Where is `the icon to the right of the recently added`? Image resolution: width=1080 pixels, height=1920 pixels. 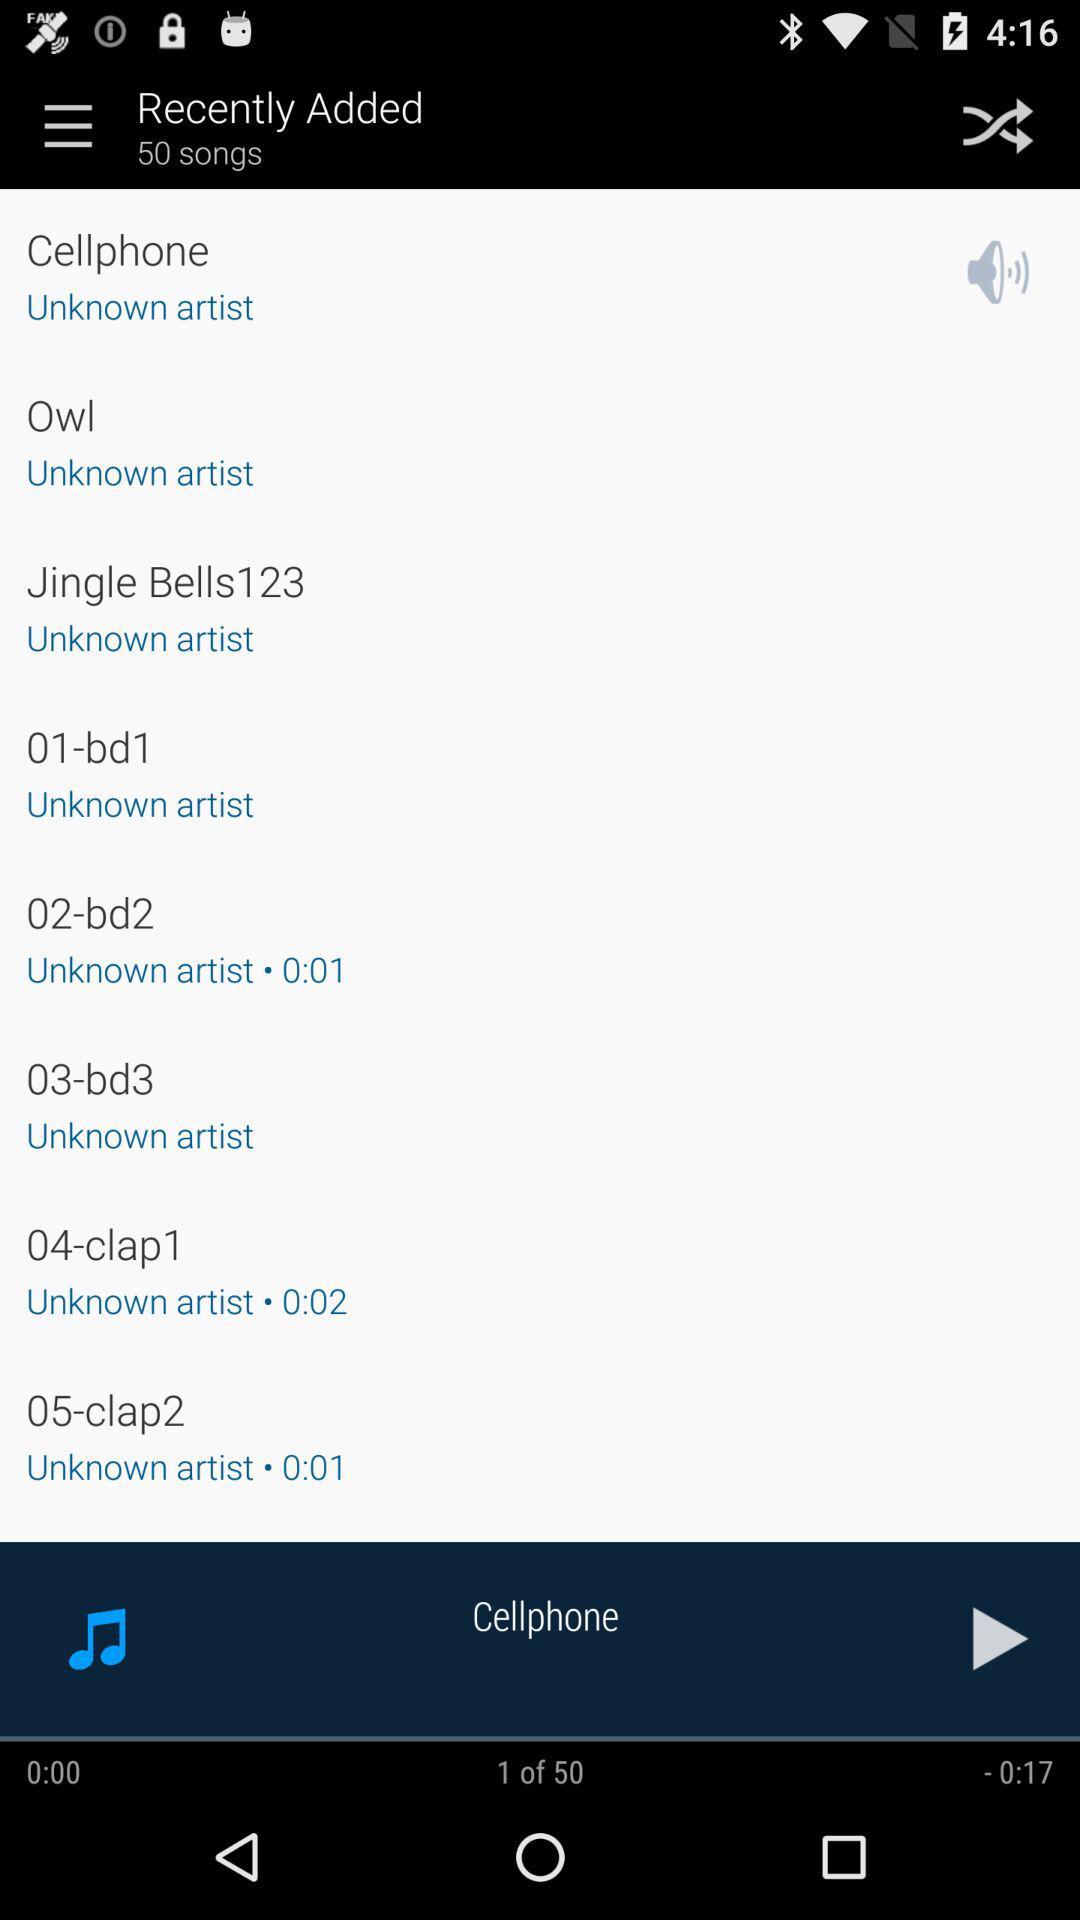 the icon to the right of the recently added is located at coordinates (998, 124).